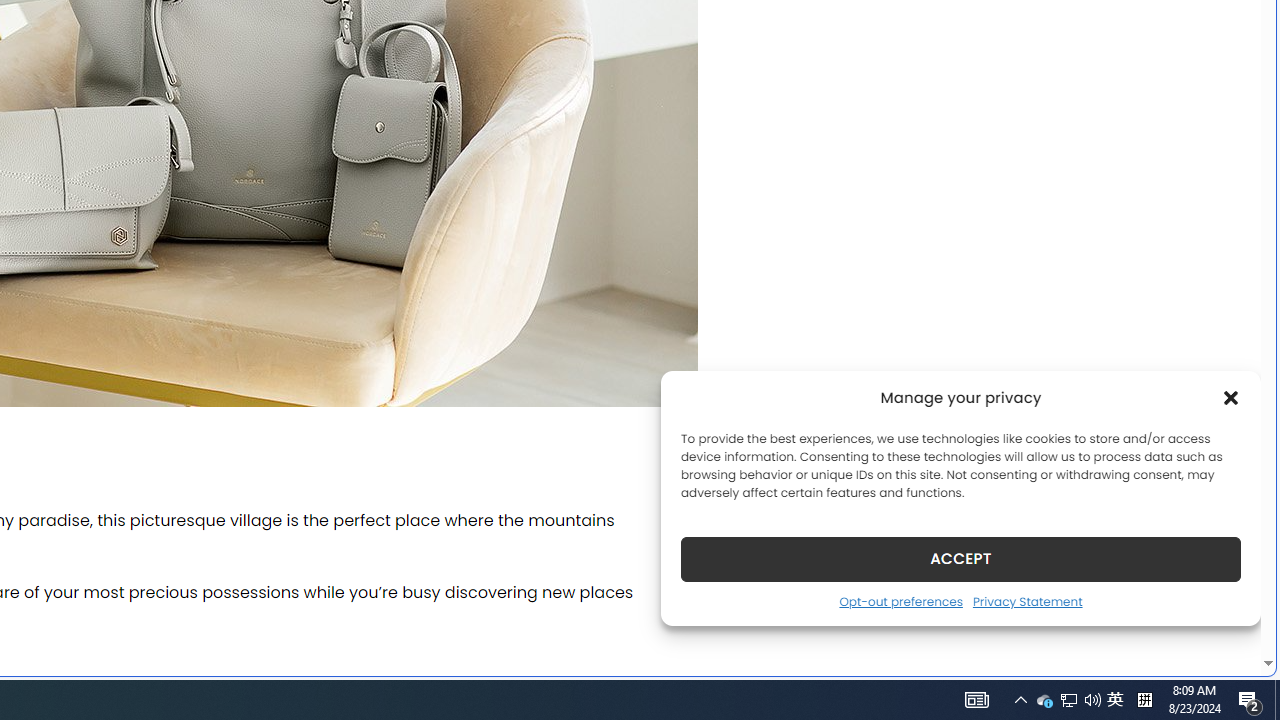  What do you see at coordinates (1230, 397) in the screenshot?
I see `'Class: cmplz-close'` at bounding box center [1230, 397].